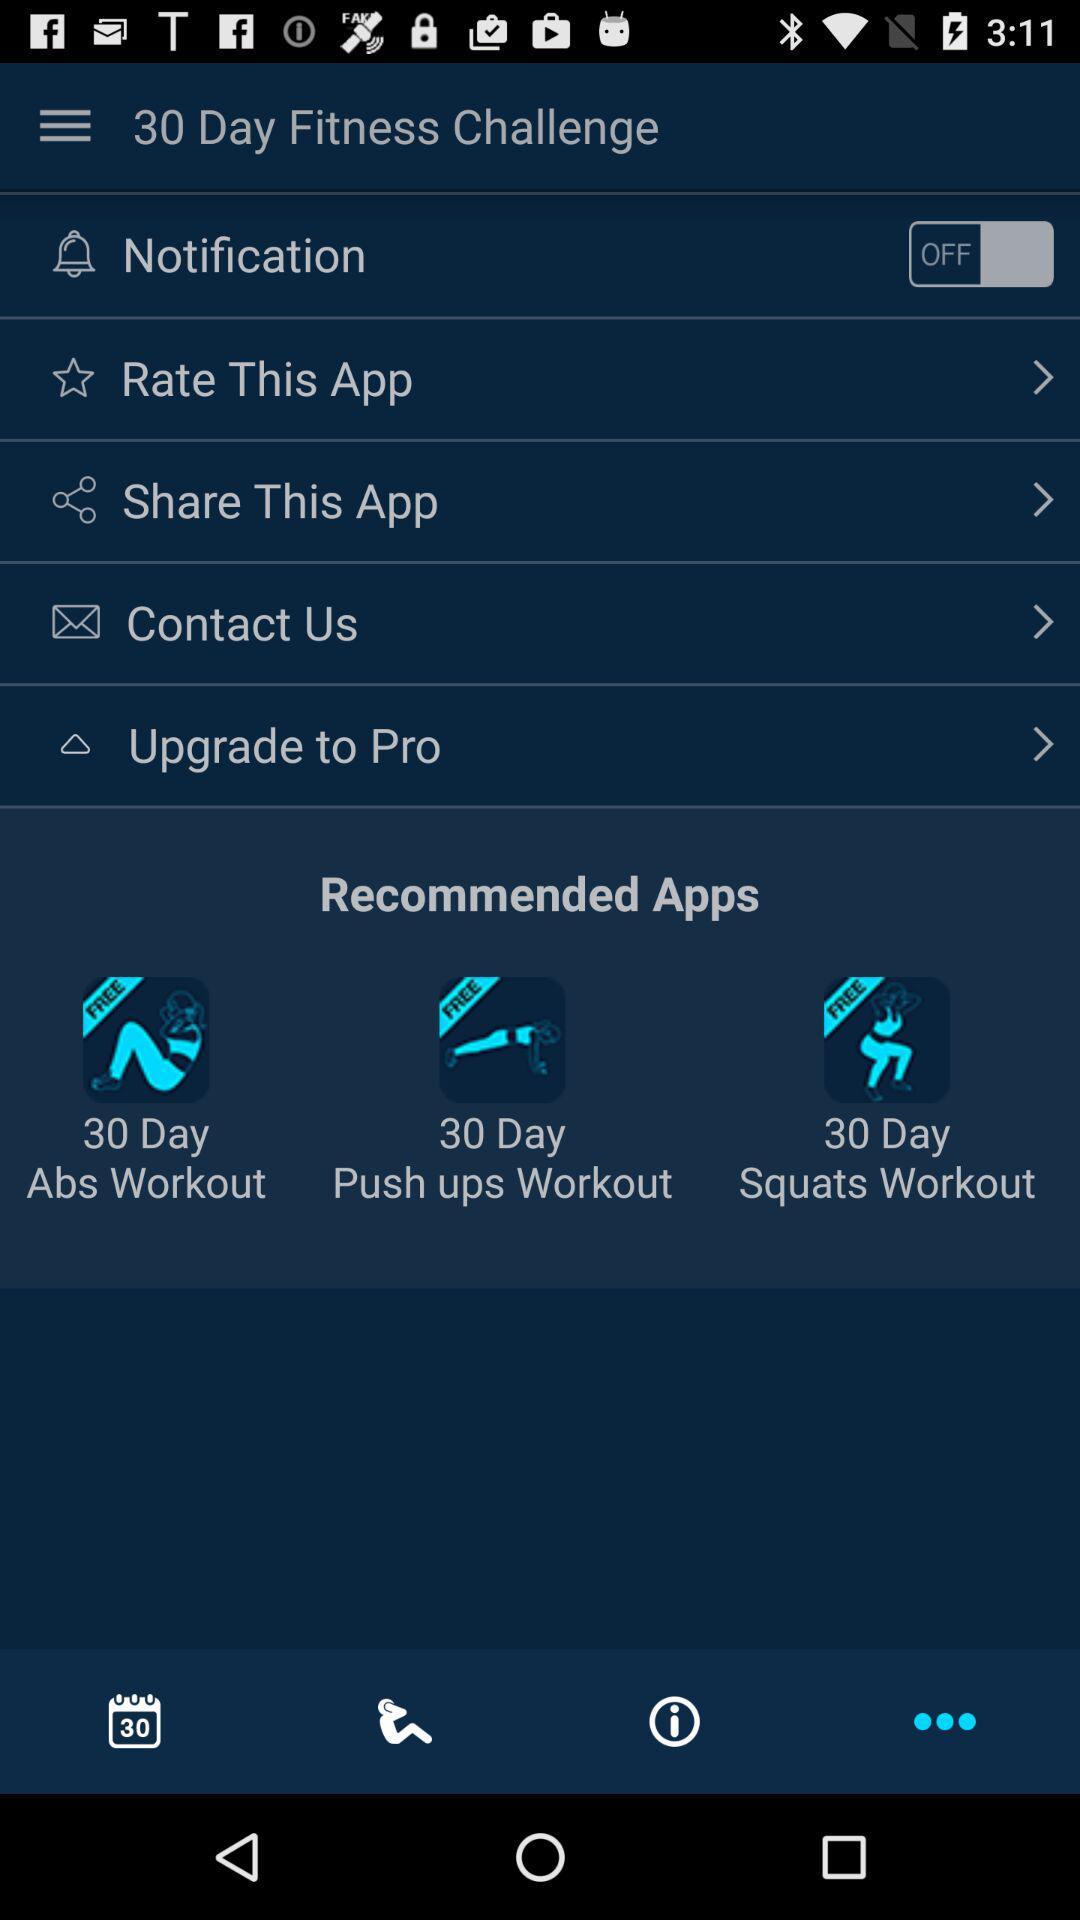 The image size is (1080, 1920). What do you see at coordinates (675, 1721) in the screenshot?
I see `information icon` at bounding box center [675, 1721].